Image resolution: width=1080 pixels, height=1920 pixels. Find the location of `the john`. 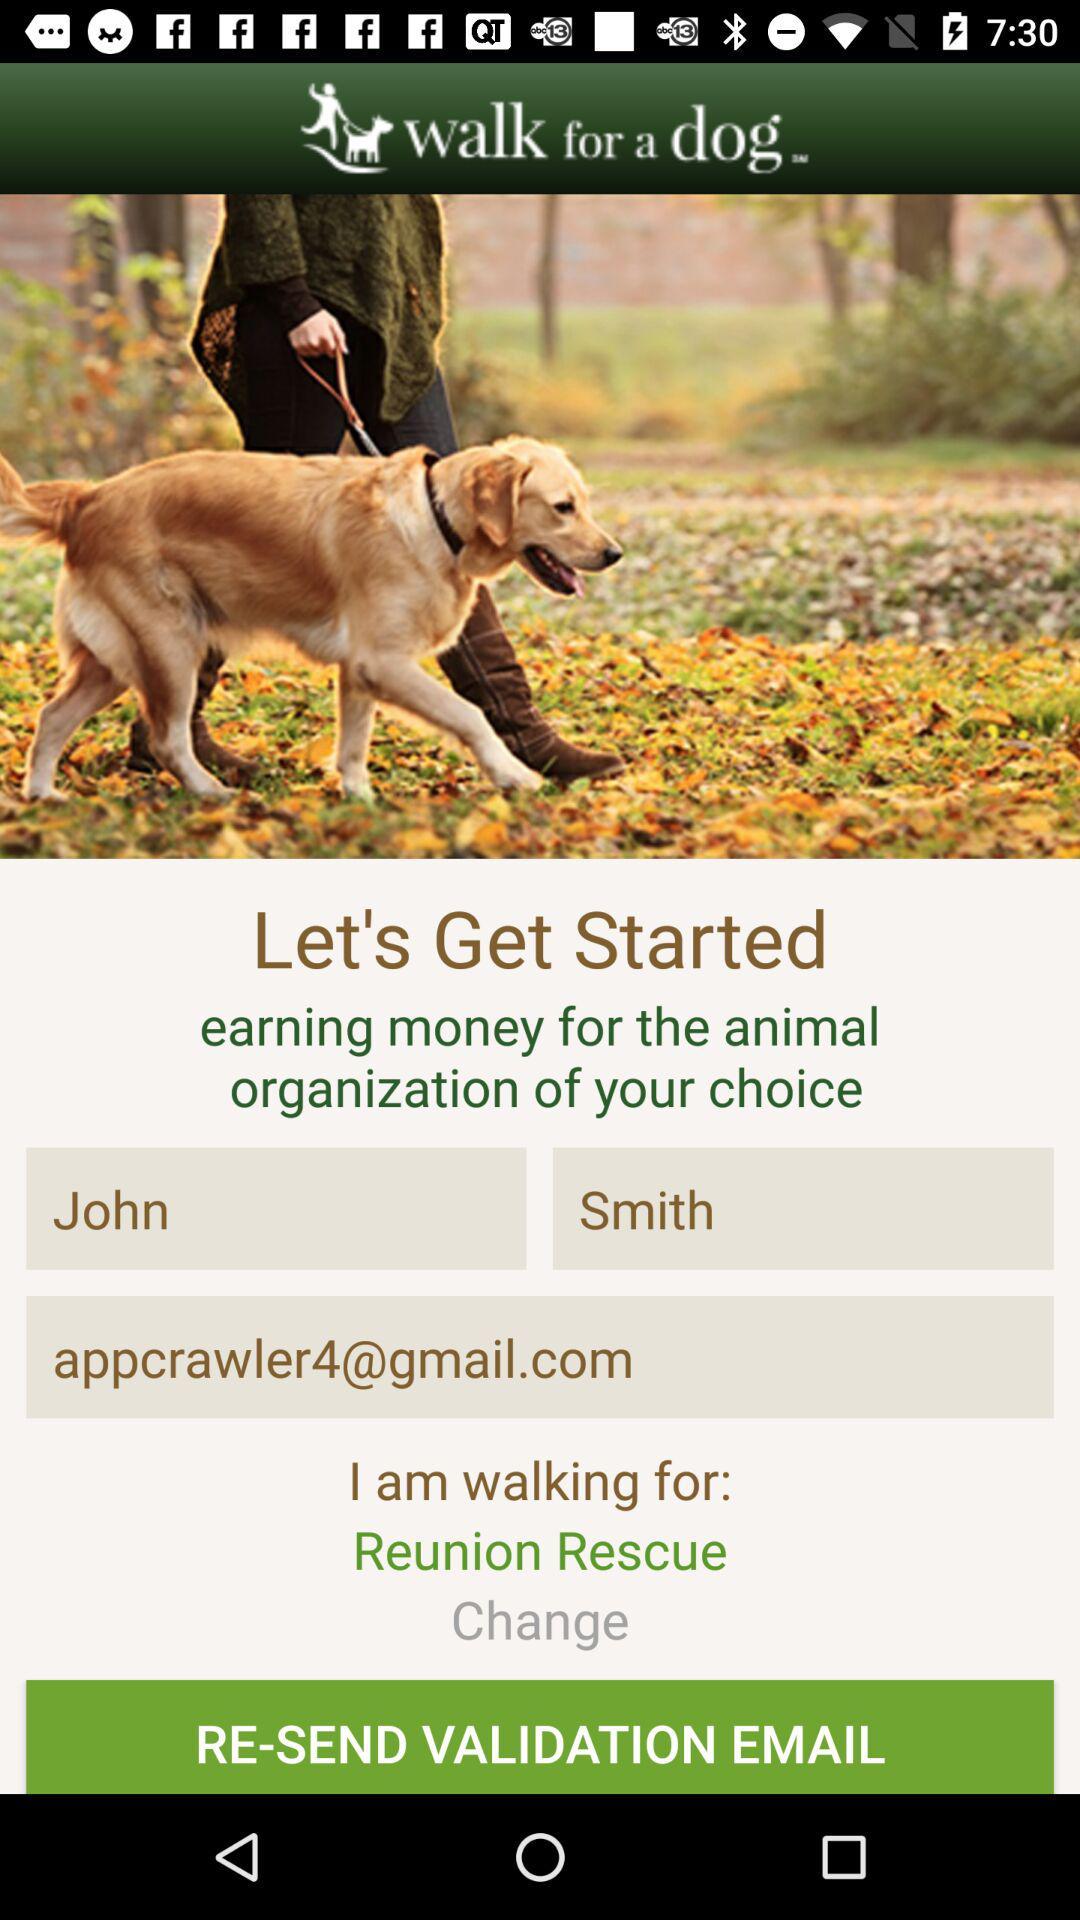

the john is located at coordinates (276, 1208).